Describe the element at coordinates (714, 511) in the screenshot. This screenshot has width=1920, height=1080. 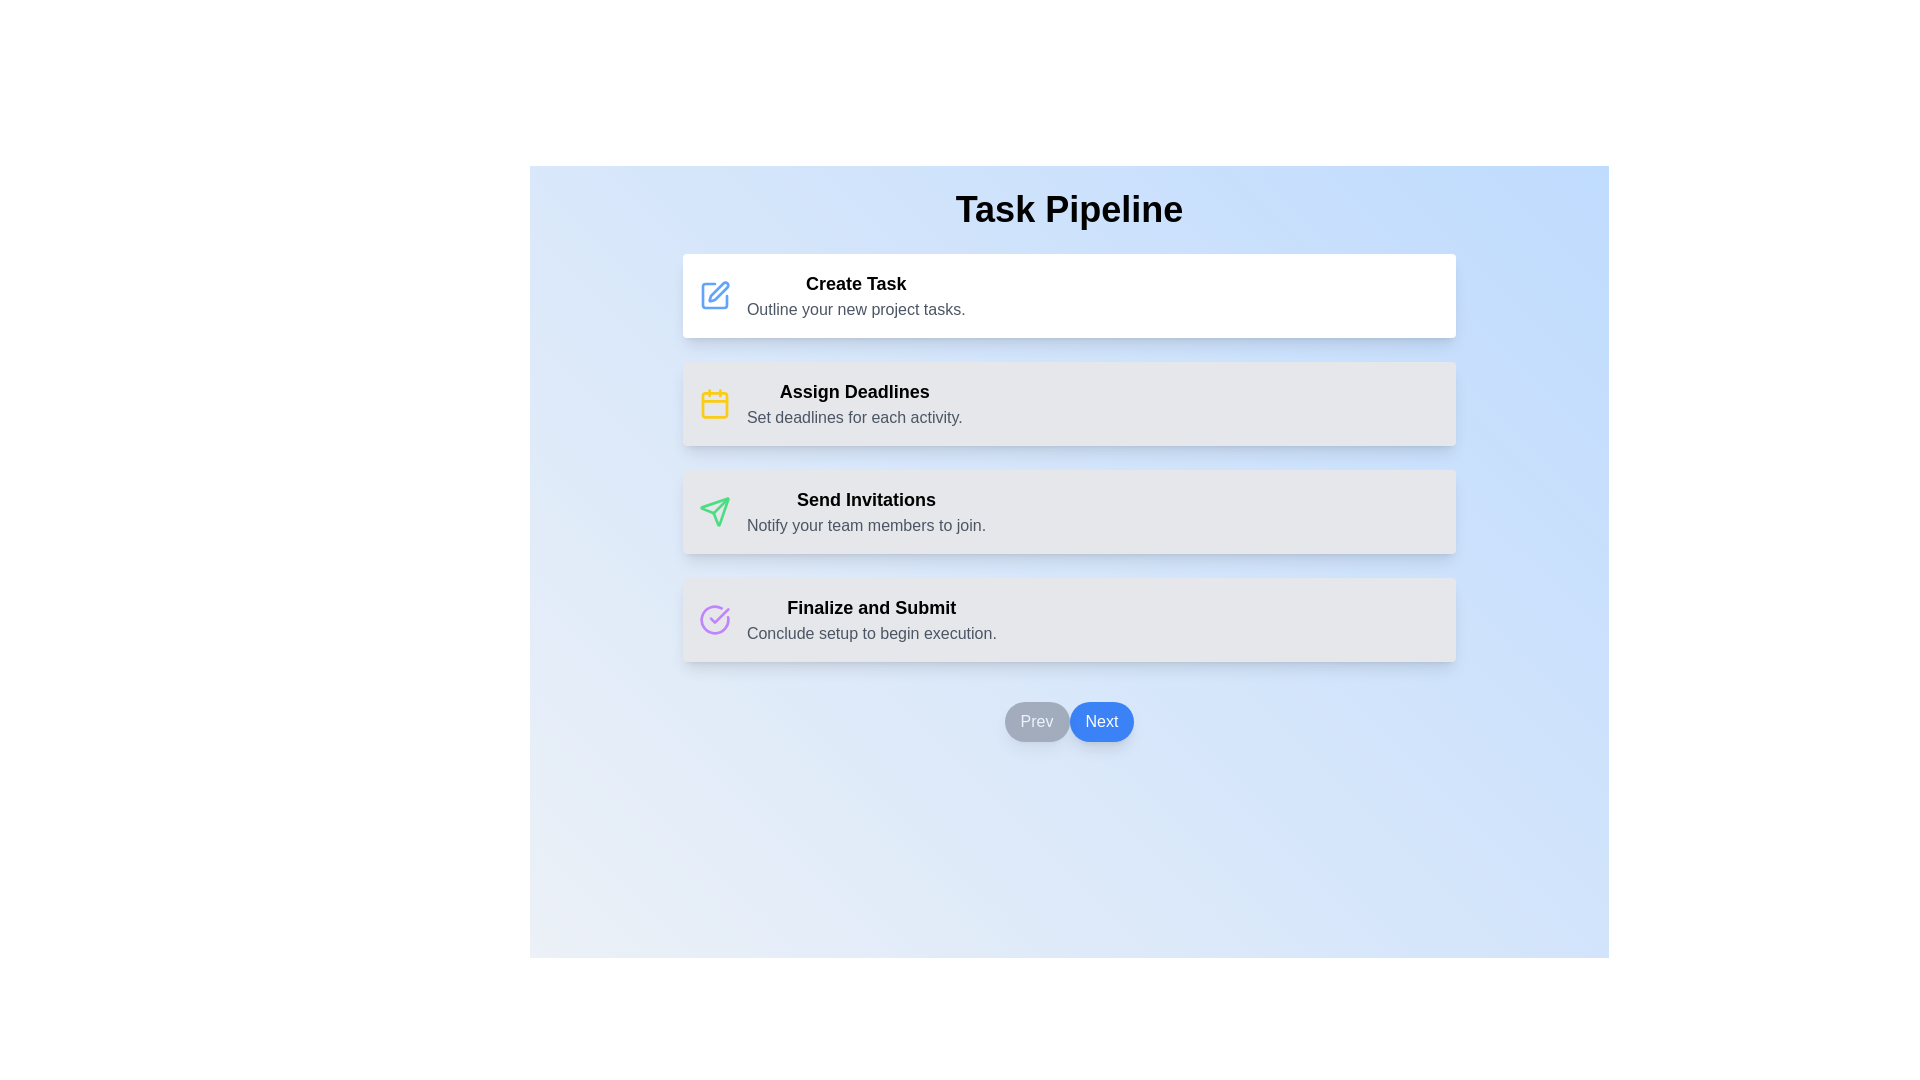
I see `the green paper plane icon located to the left of the 'Send Invitations' text, which is the third item in the pipeline layout` at that location.